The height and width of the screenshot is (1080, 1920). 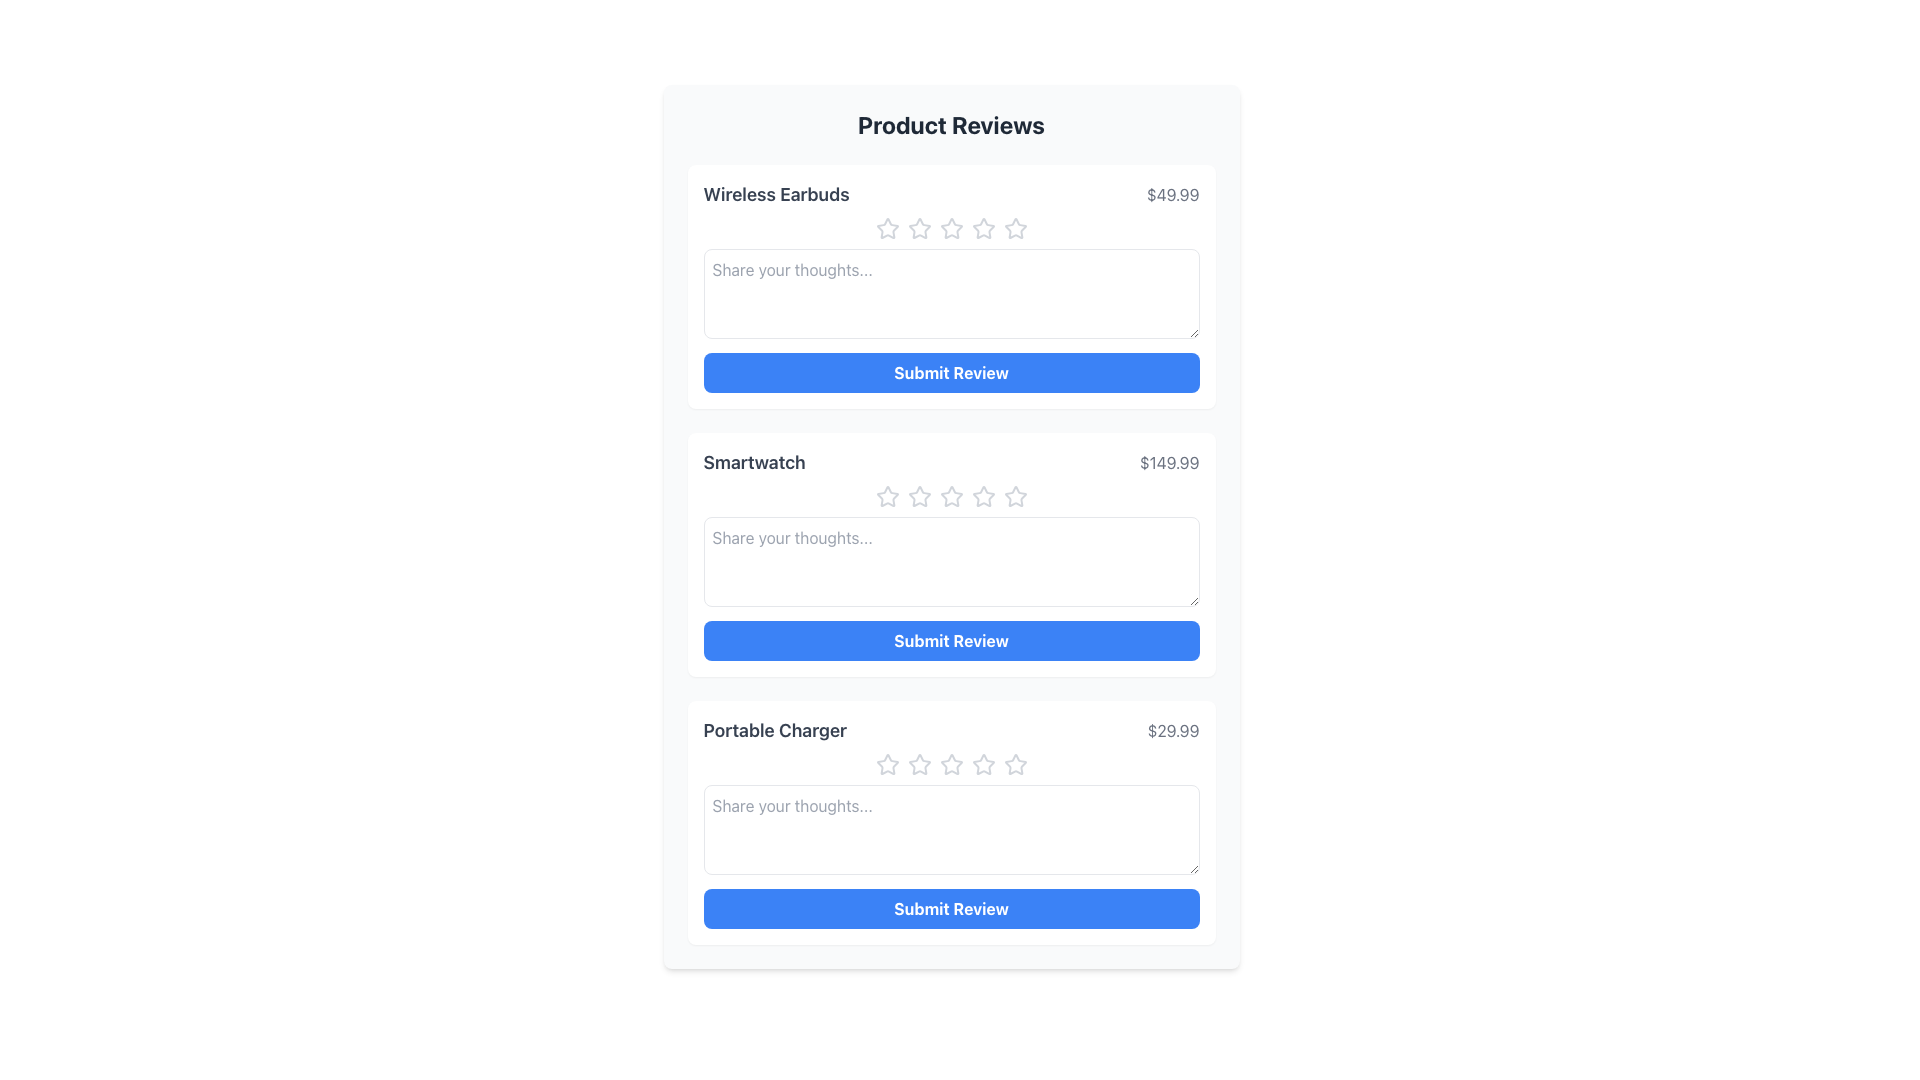 I want to click on the text label displaying the price '$149.99' in gray color, located in the second product review card titled 'Smartwatch', positioned to the far-right of the card and vertically aligned near the center, so click(x=1169, y=462).